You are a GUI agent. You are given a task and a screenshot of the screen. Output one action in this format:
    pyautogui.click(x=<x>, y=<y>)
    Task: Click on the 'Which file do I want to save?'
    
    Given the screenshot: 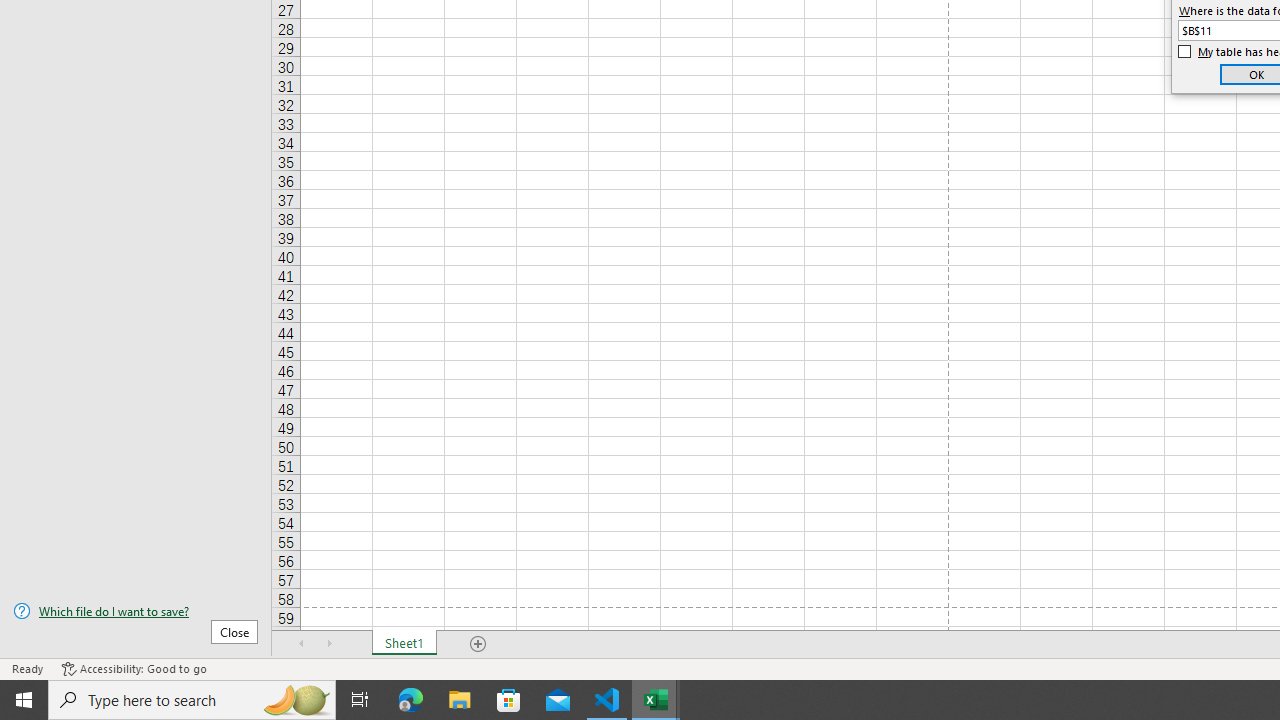 What is the action you would take?
    pyautogui.click(x=135, y=610)
    